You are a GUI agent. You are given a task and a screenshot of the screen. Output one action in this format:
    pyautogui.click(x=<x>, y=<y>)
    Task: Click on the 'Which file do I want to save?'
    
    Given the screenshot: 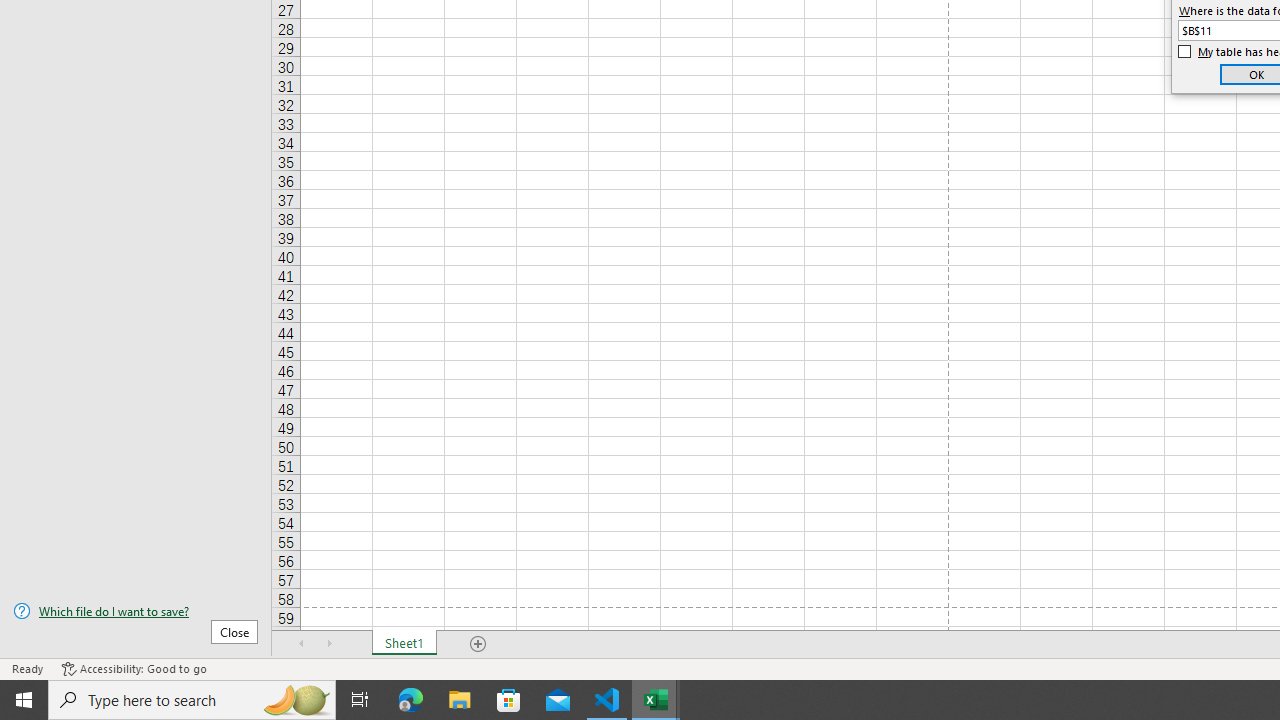 What is the action you would take?
    pyautogui.click(x=135, y=610)
    